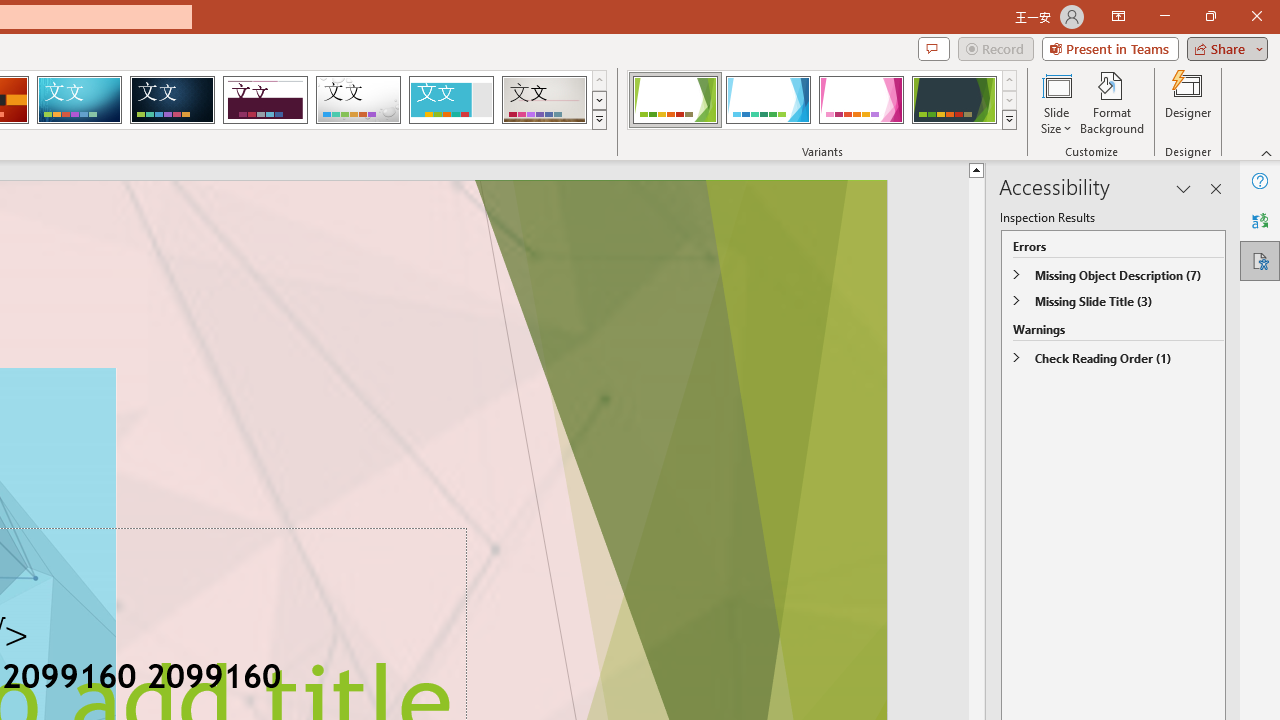  I want to click on 'Variants', so click(1009, 120).